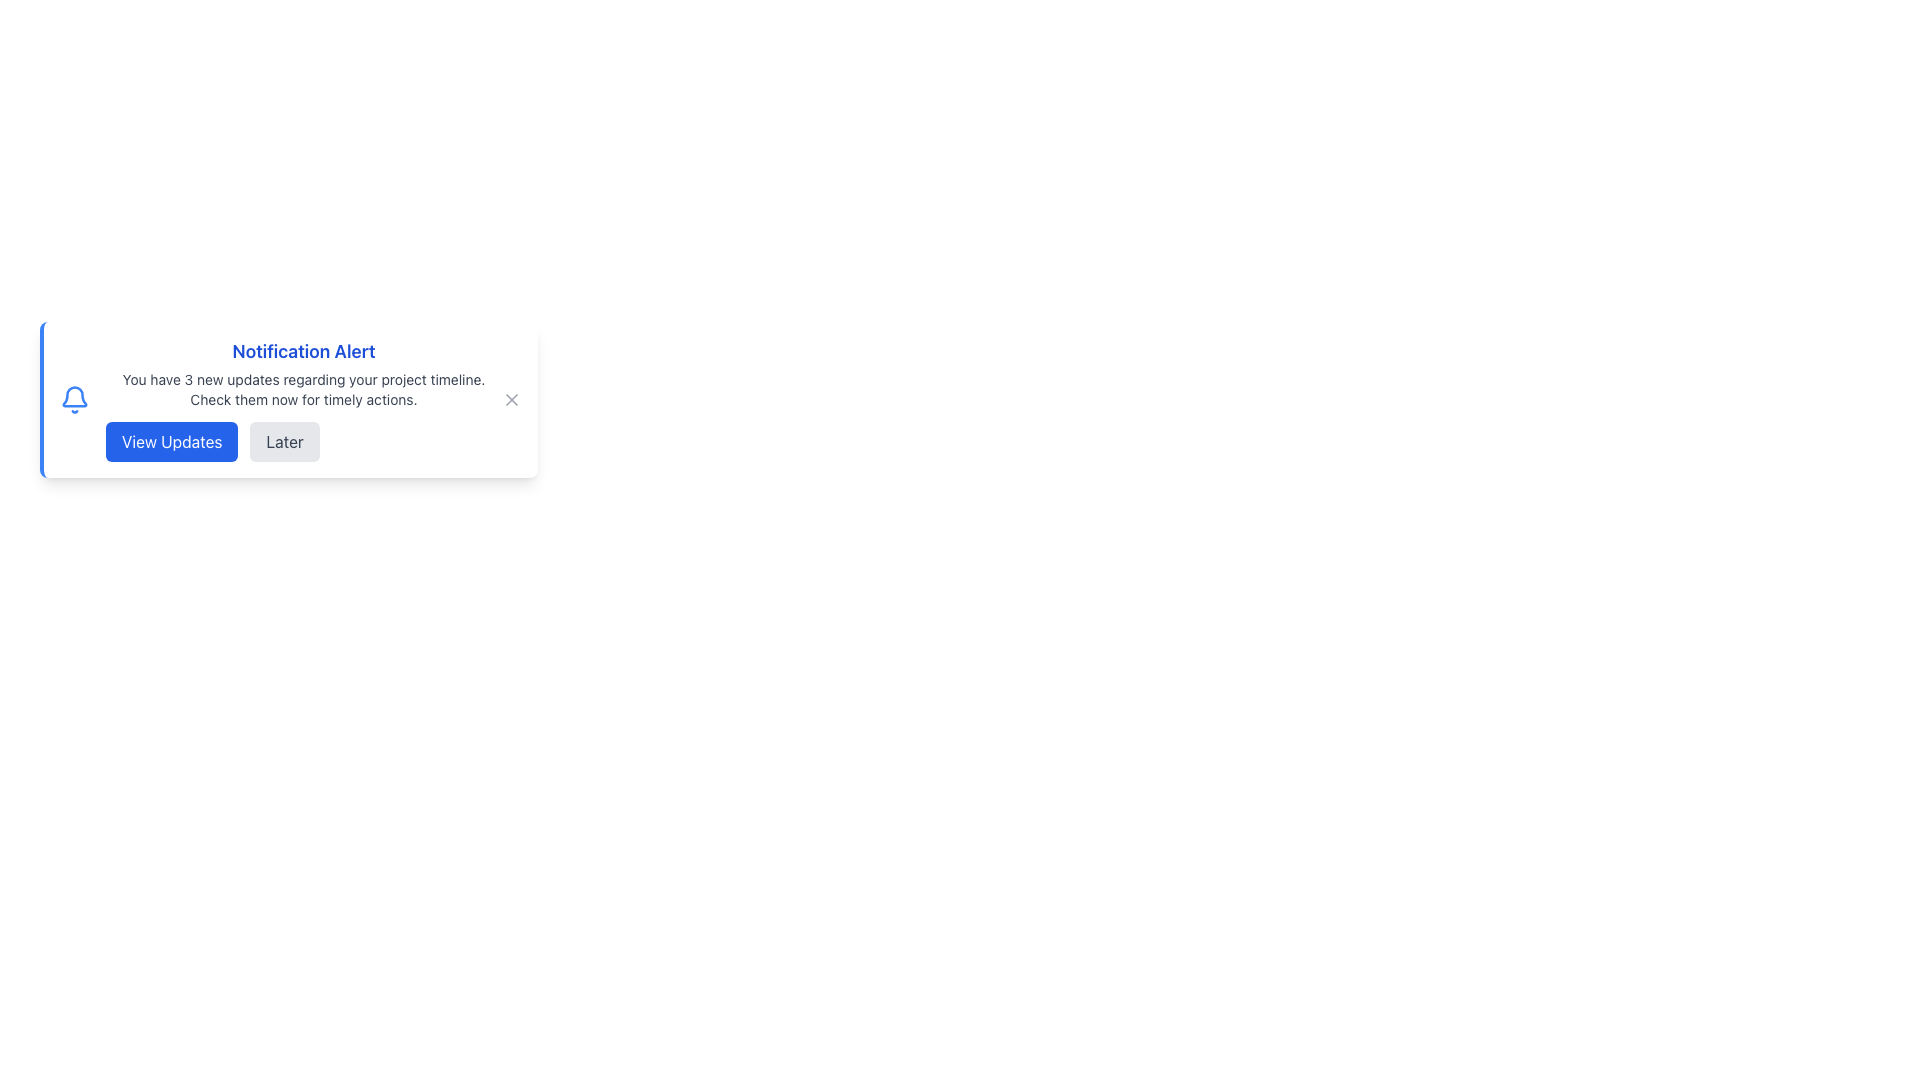  I want to click on the 'Later' button in the notification box, so click(302, 441).